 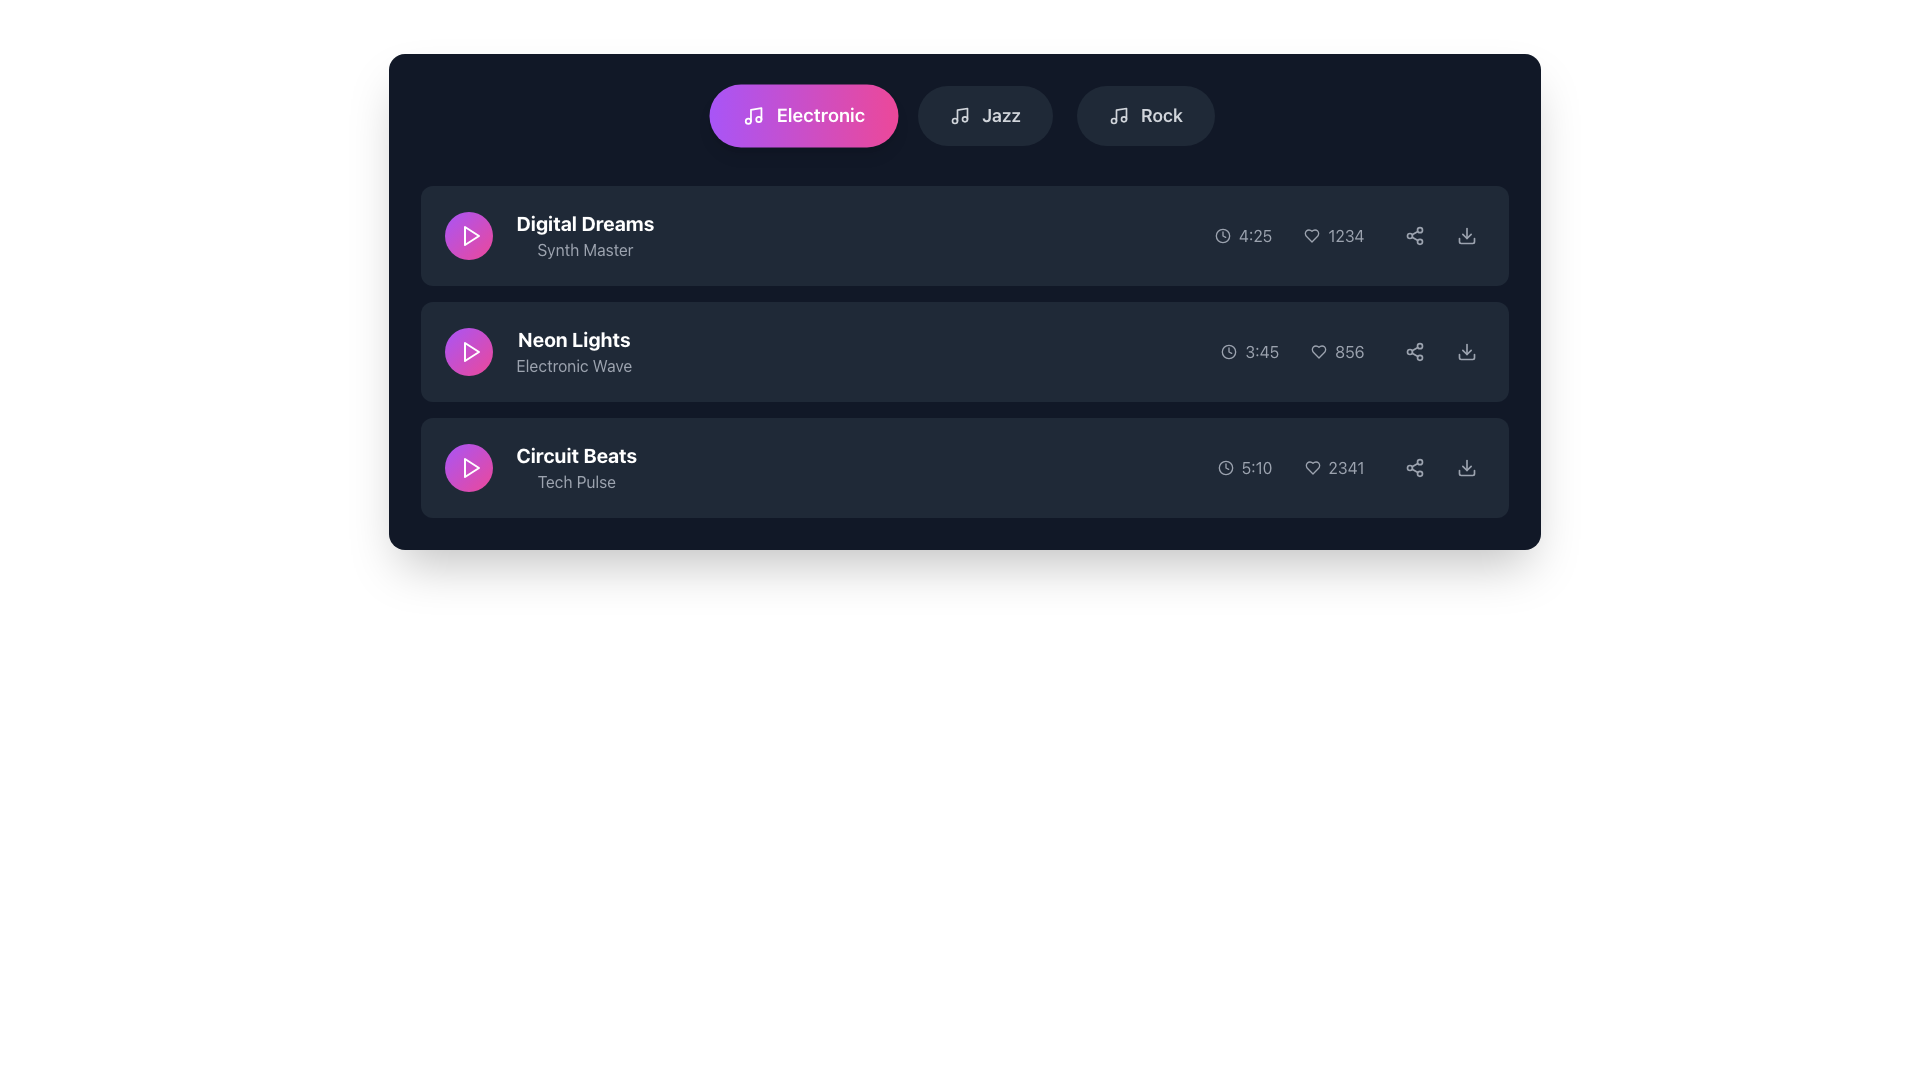 What do you see at coordinates (1466, 234) in the screenshot?
I see `the 'Download' icon button located in the top-right corner of the first track in the playlist to initiate the download of the corresponding music track` at bounding box center [1466, 234].